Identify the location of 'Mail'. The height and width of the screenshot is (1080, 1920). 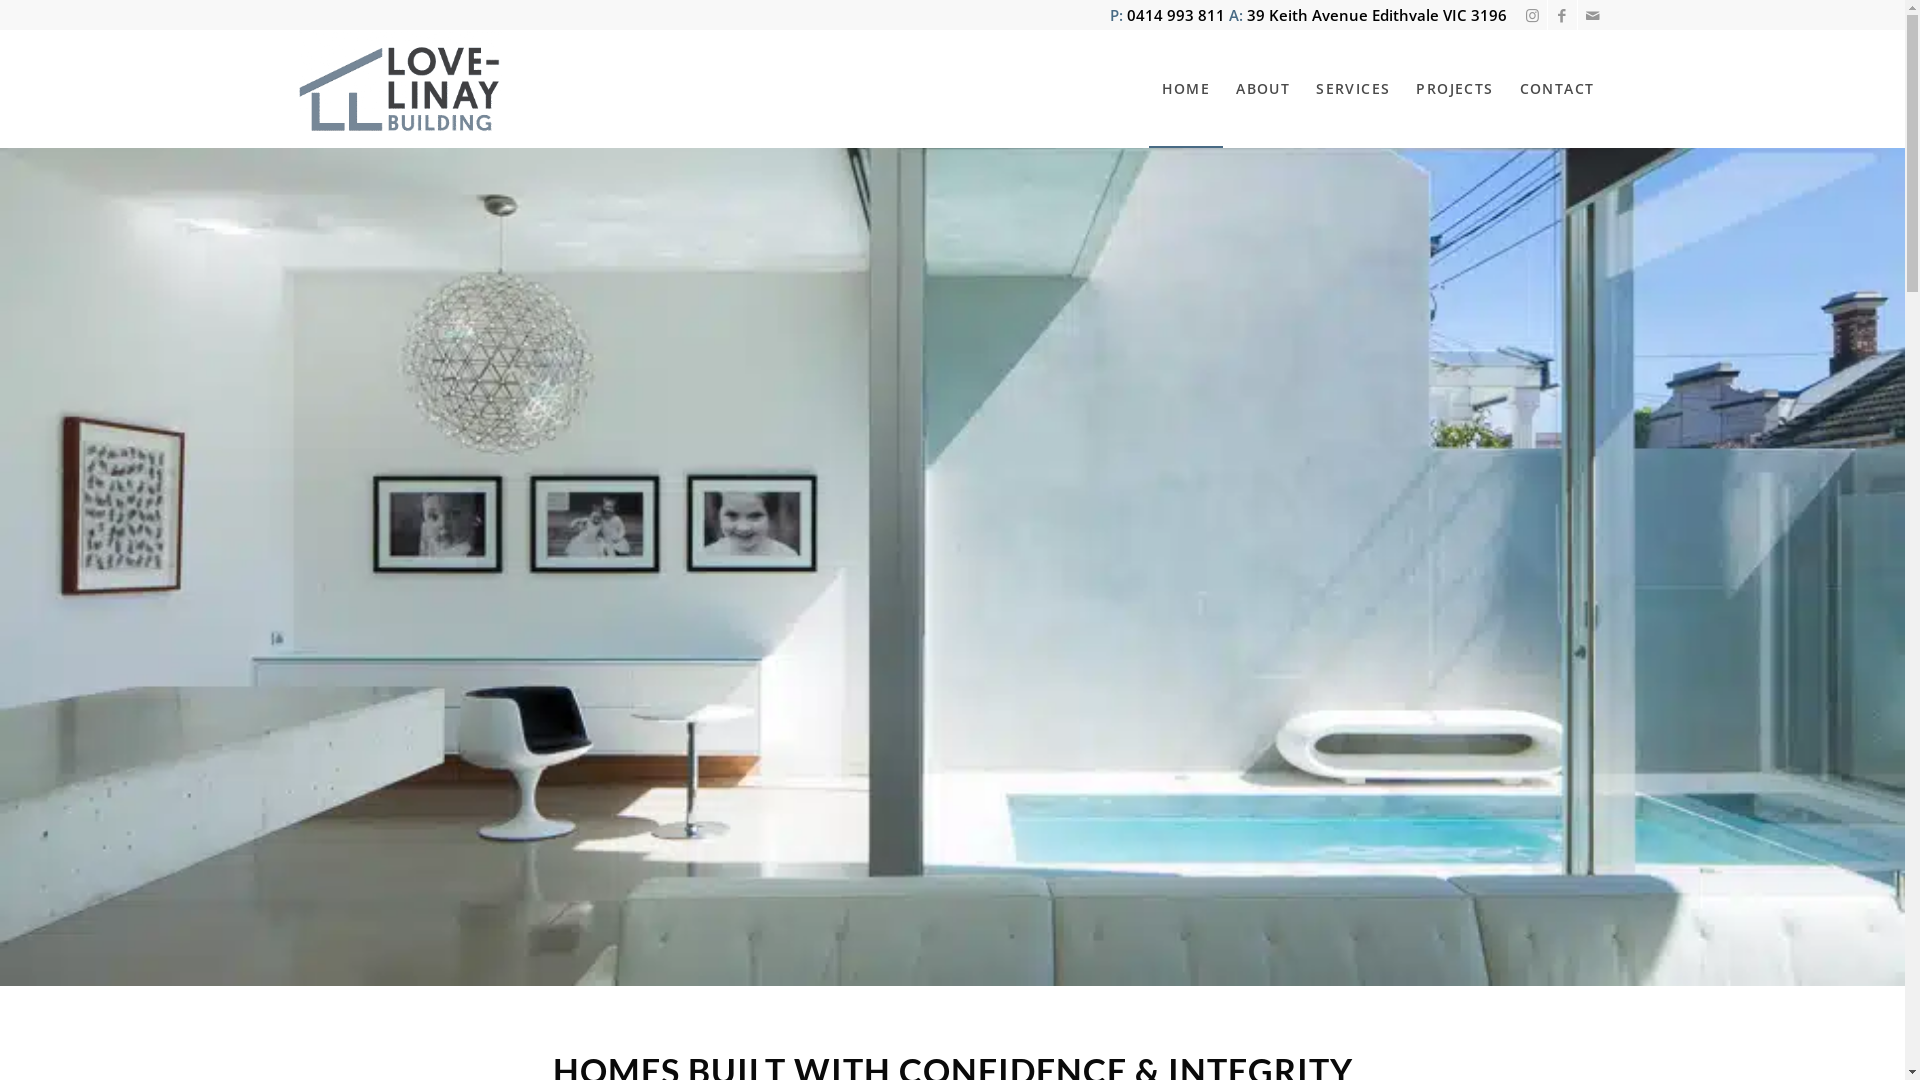
(1577, 15).